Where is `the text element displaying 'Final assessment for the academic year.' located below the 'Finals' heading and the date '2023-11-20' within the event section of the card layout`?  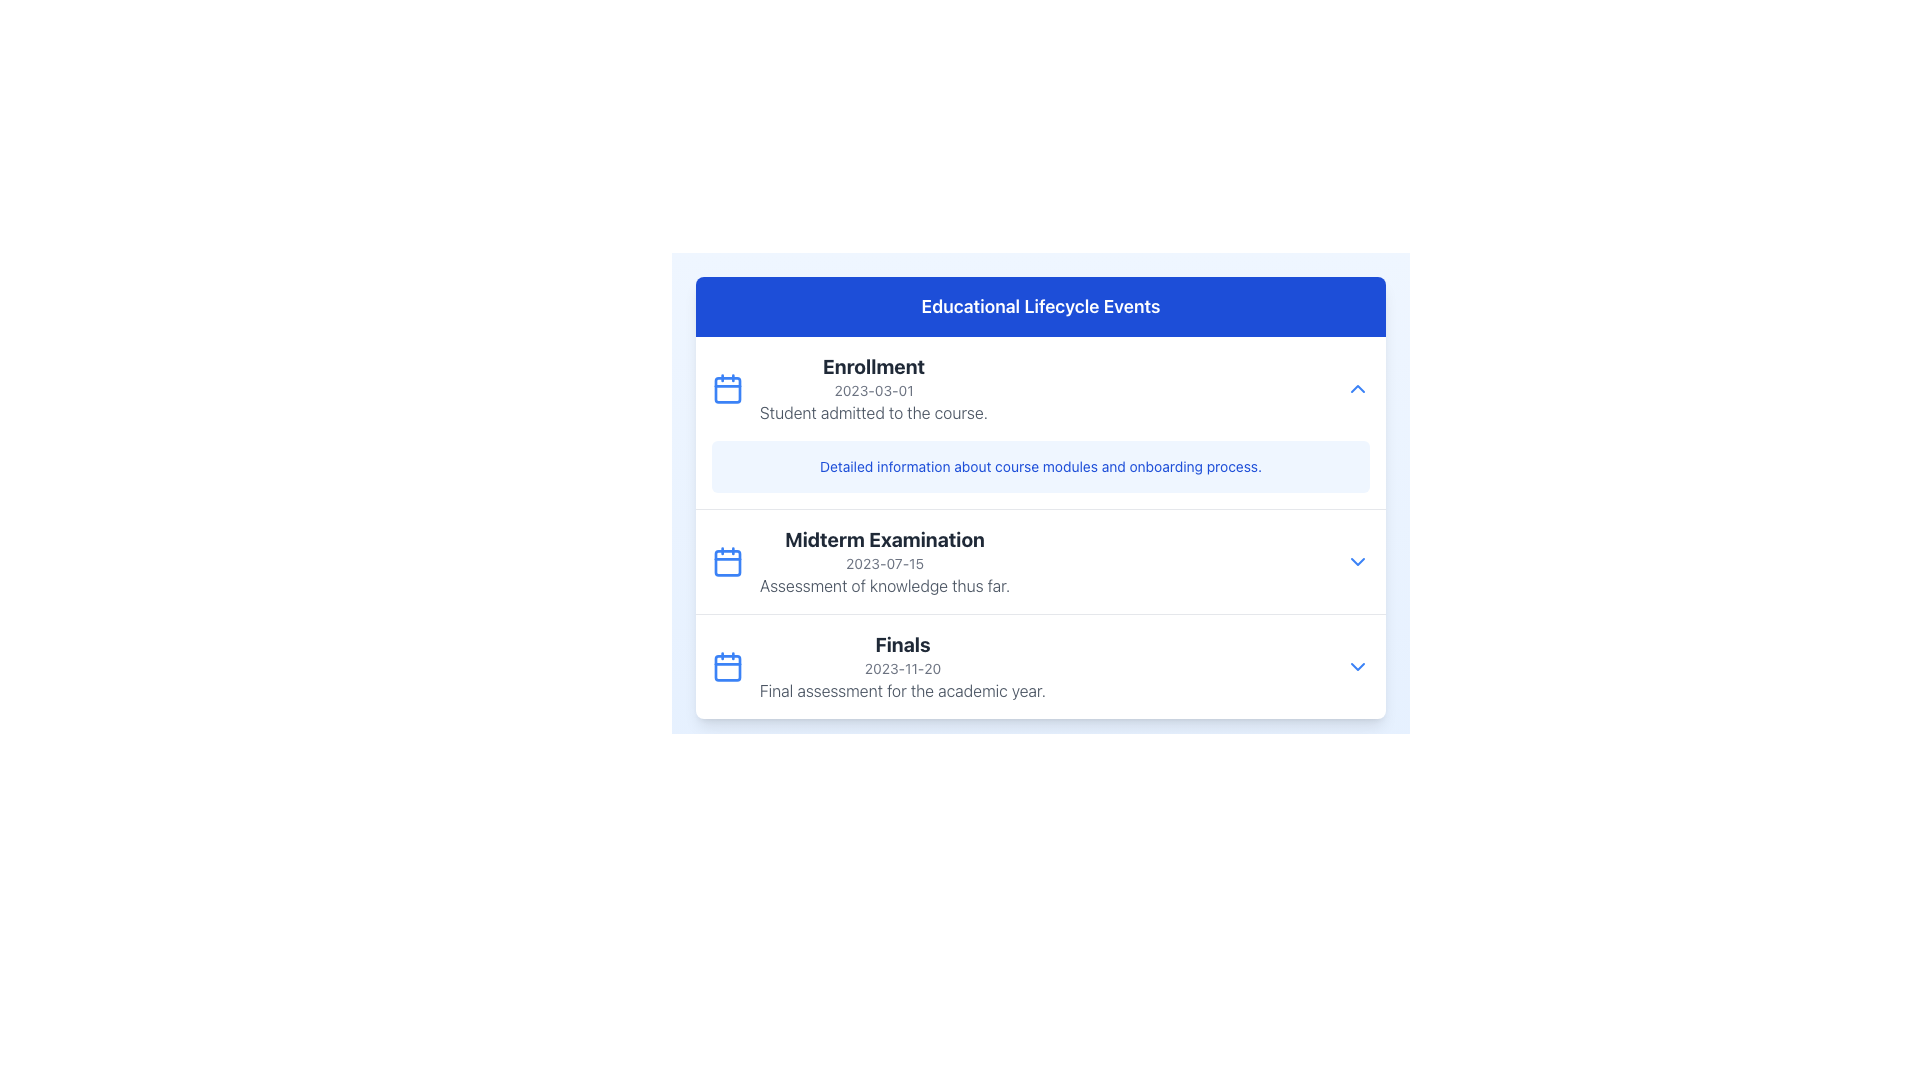
the text element displaying 'Final assessment for the academic year.' located below the 'Finals' heading and the date '2023-11-20' within the event section of the card layout is located at coordinates (901, 689).